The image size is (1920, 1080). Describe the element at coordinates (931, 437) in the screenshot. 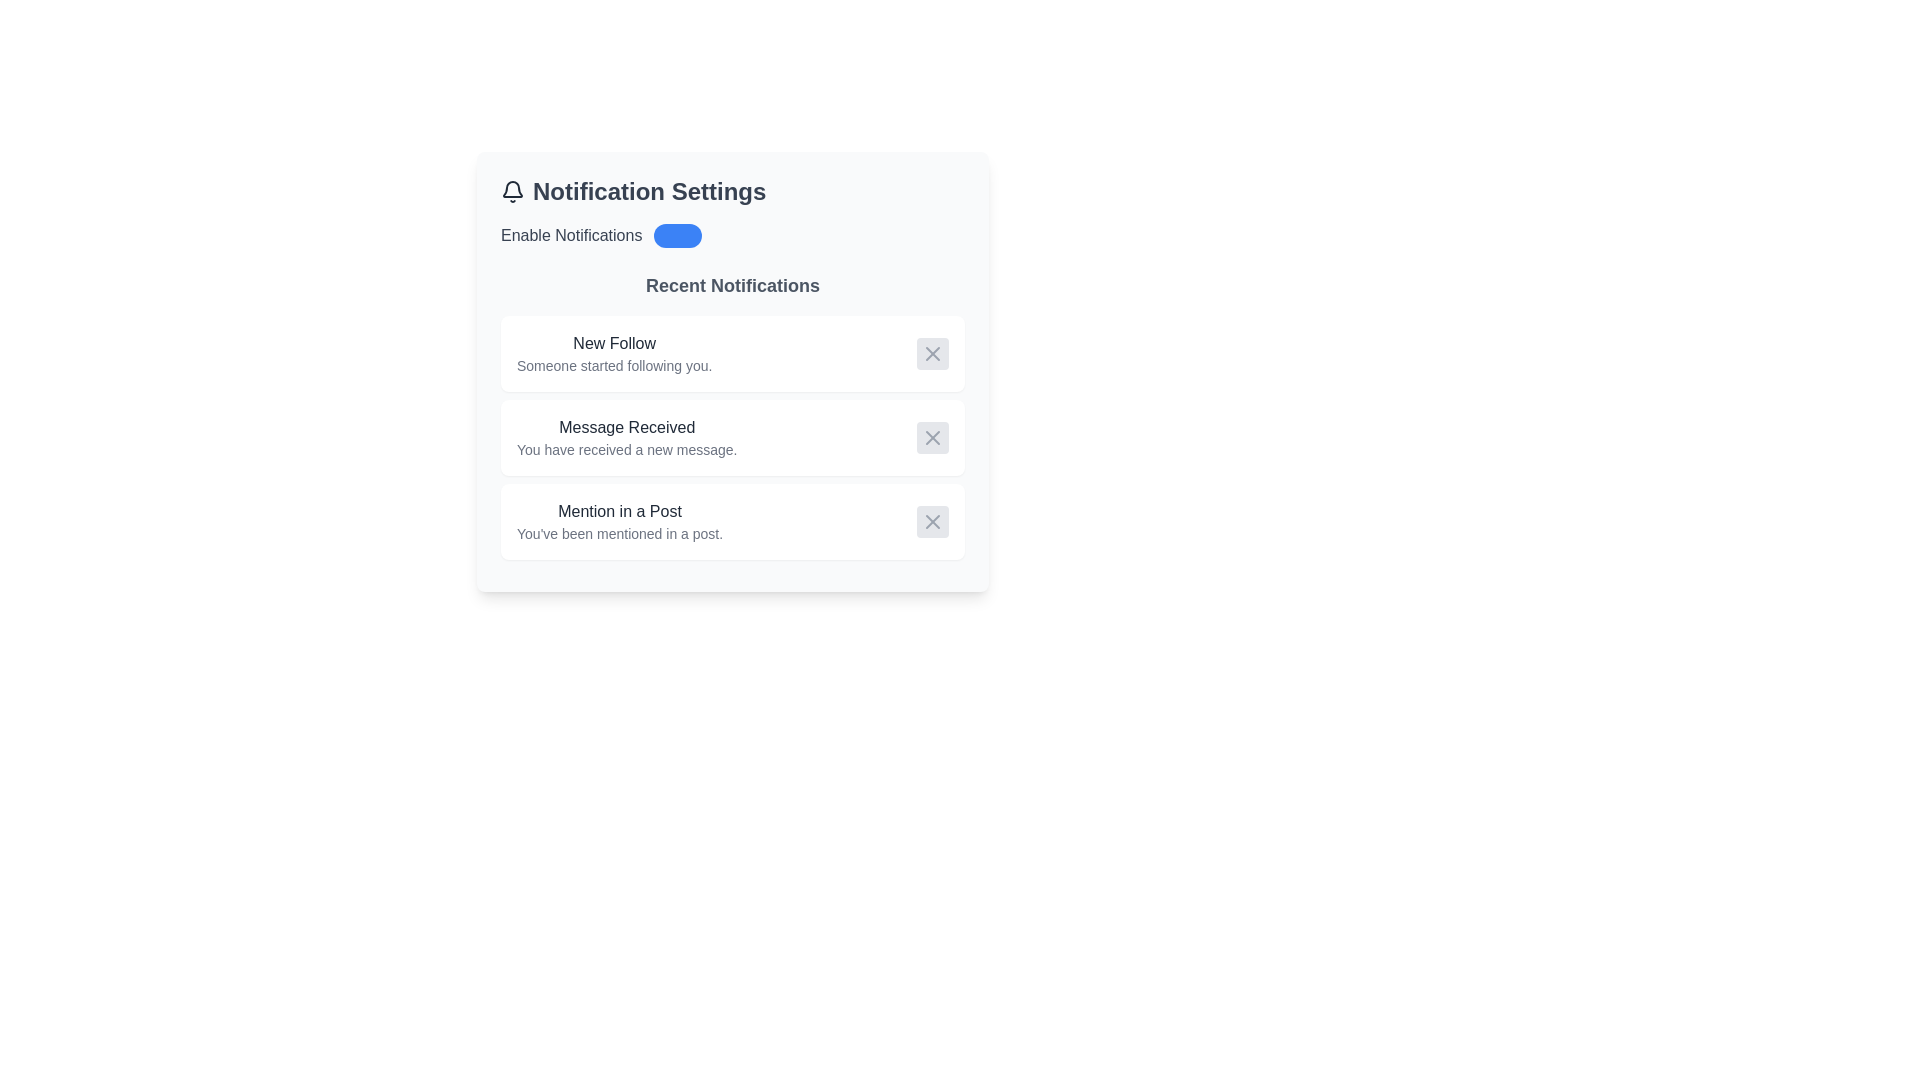

I see `the close button for the 'Message Received' notification` at that location.